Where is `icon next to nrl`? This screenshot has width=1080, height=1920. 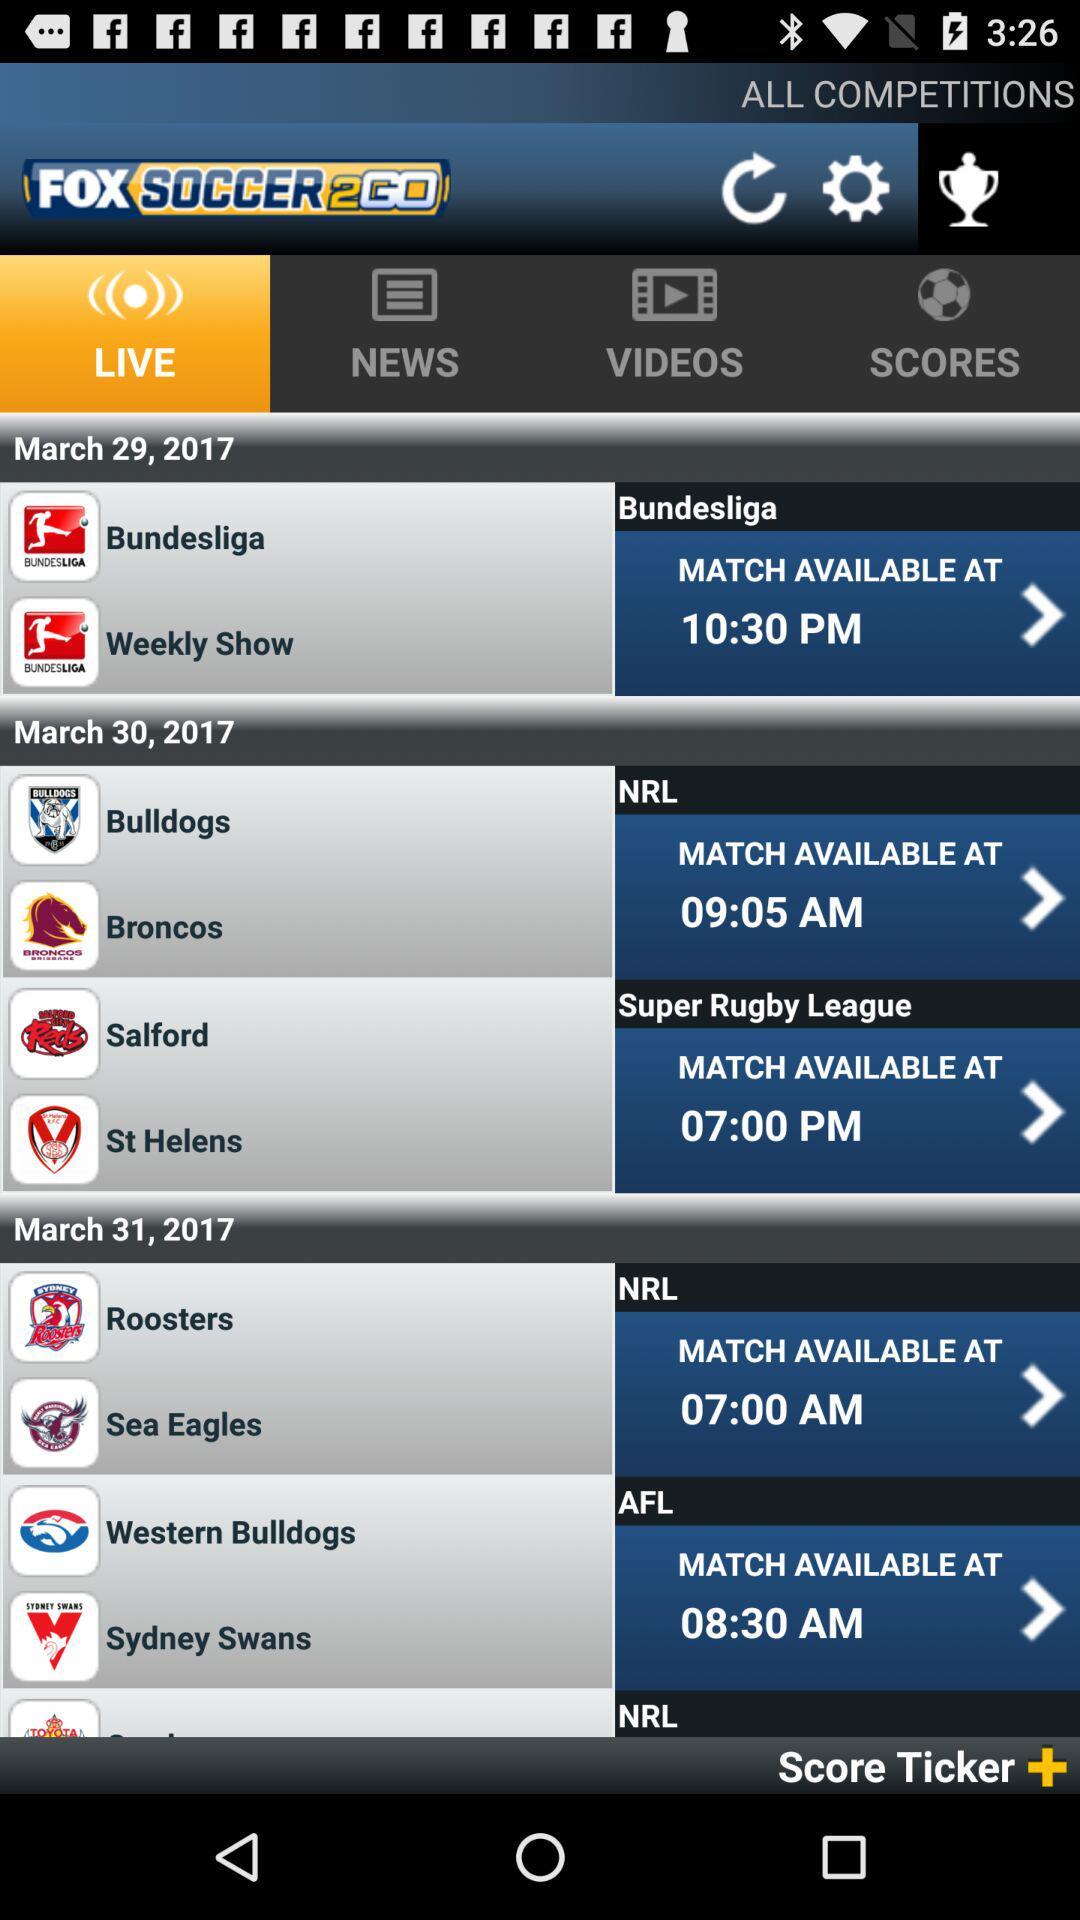
icon next to nrl is located at coordinates (169, 1726).